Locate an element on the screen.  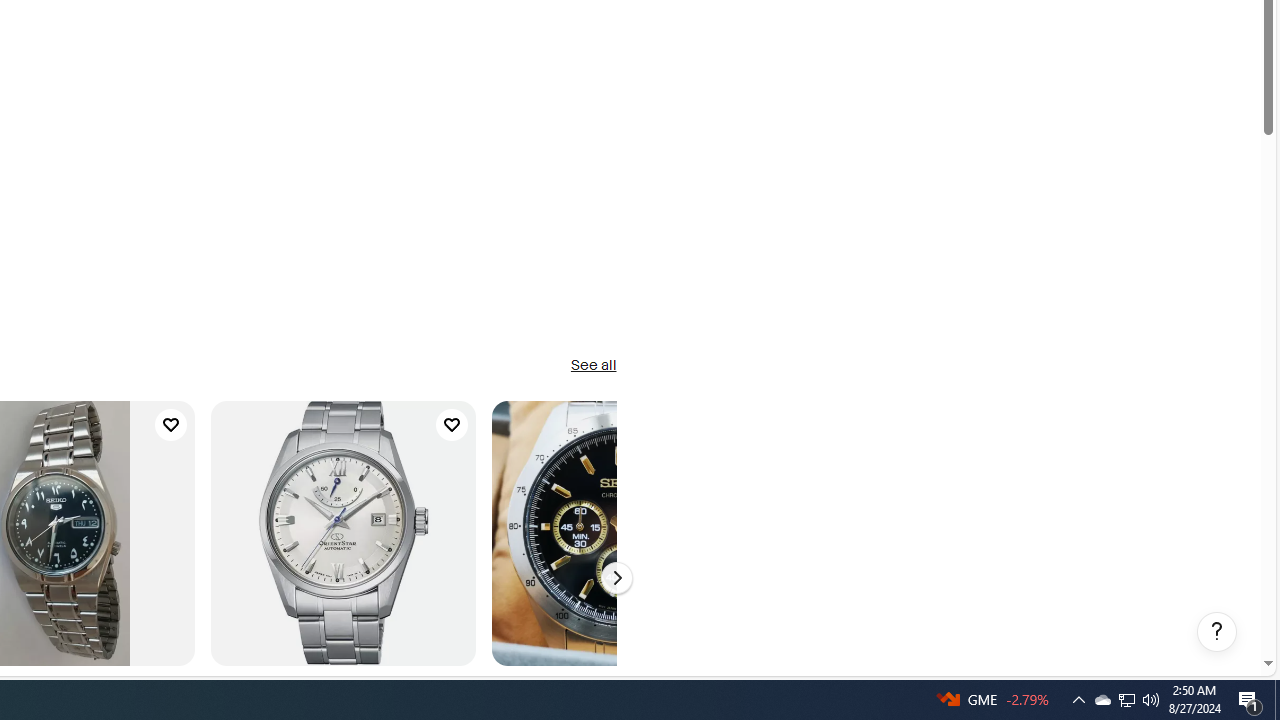
'Go to the next slide, Wristwatches - Carousel' is located at coordinates (615, 578).